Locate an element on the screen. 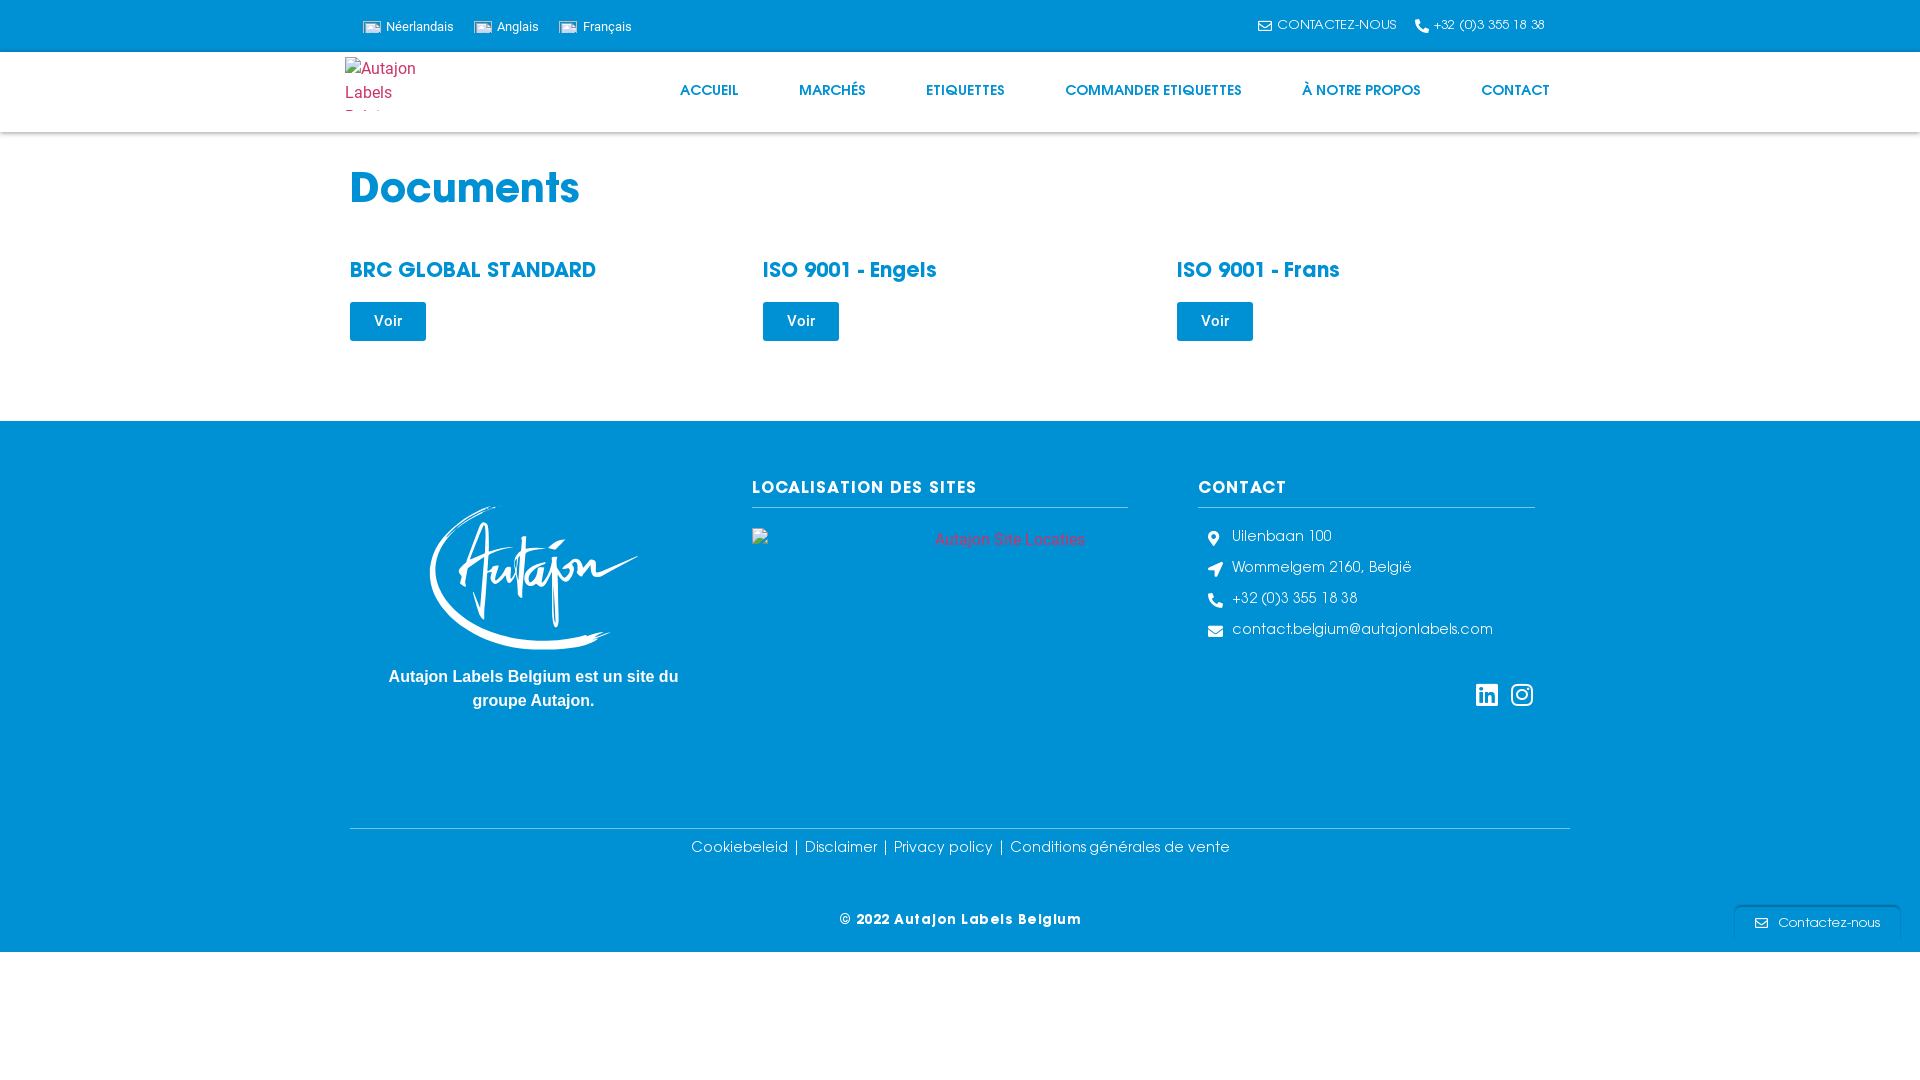 This screenshot has width=1920, height=1080. 'CONTACTEZ-NOUS' is located at coordinates (1324, 26).